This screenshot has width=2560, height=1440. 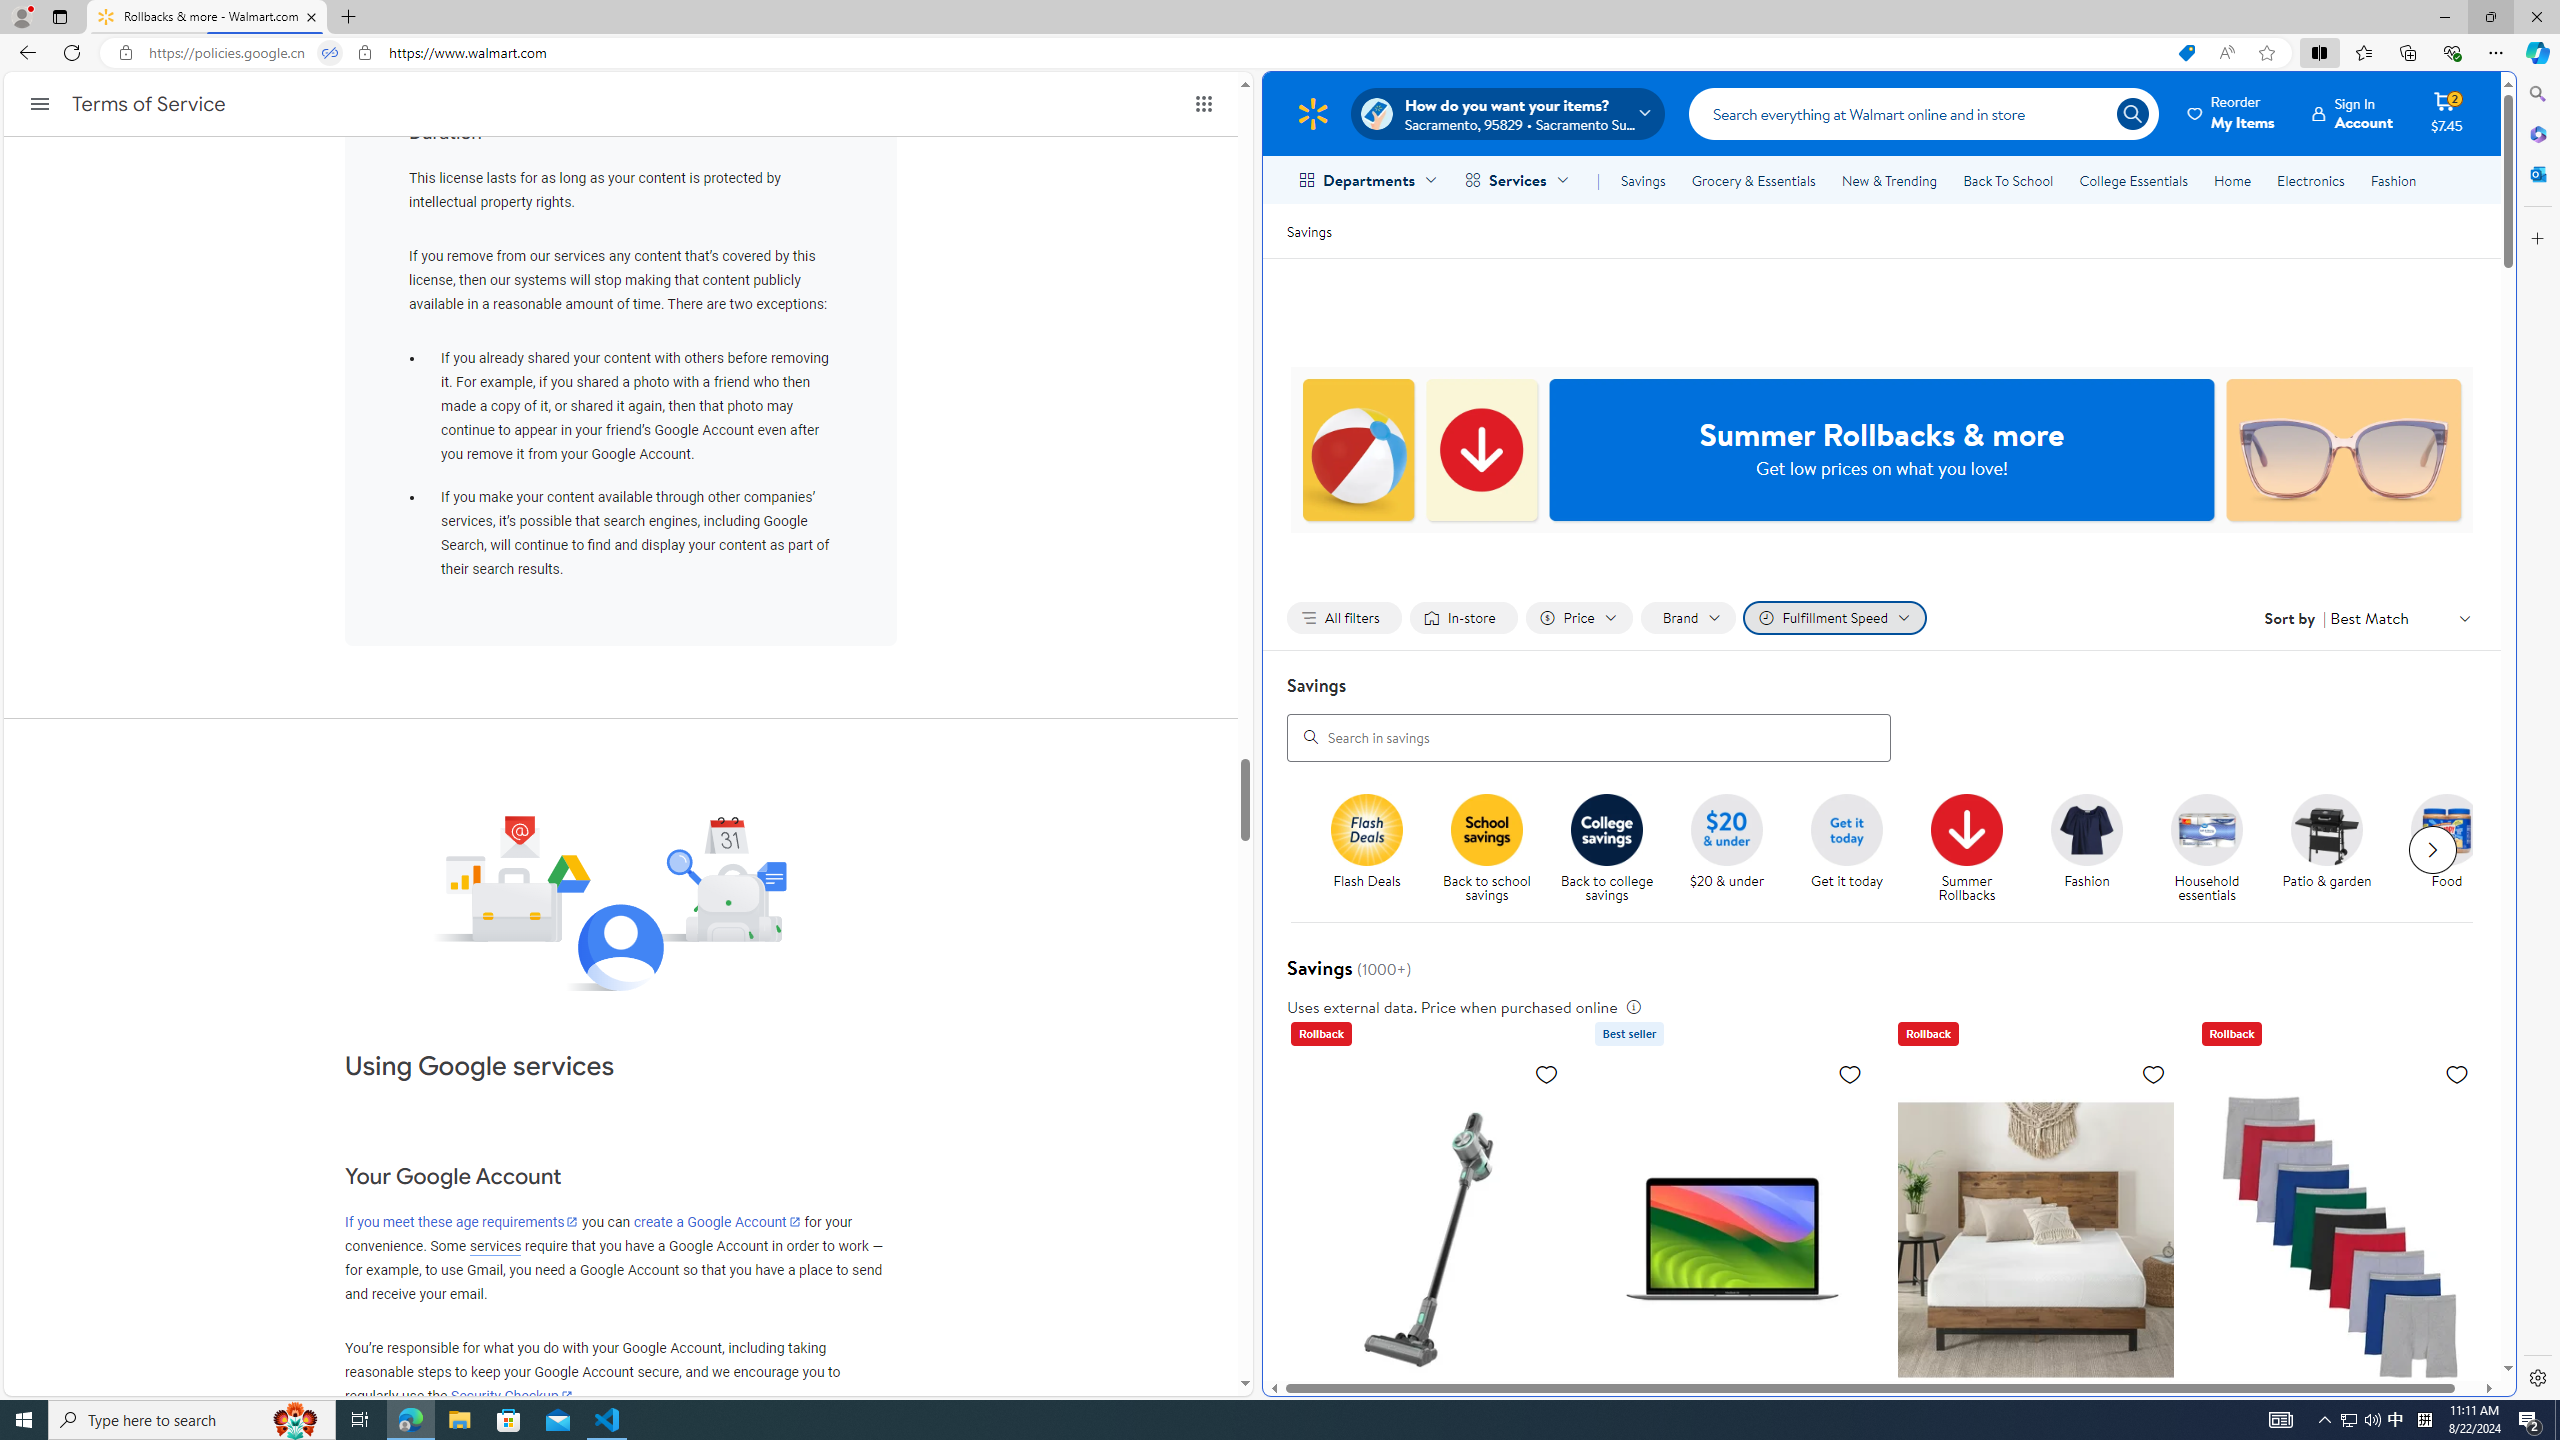 What do you see at coordinates (1854, 849) in the screenshot?
I see `'Get it today'` at bounding box center [1854, 849].